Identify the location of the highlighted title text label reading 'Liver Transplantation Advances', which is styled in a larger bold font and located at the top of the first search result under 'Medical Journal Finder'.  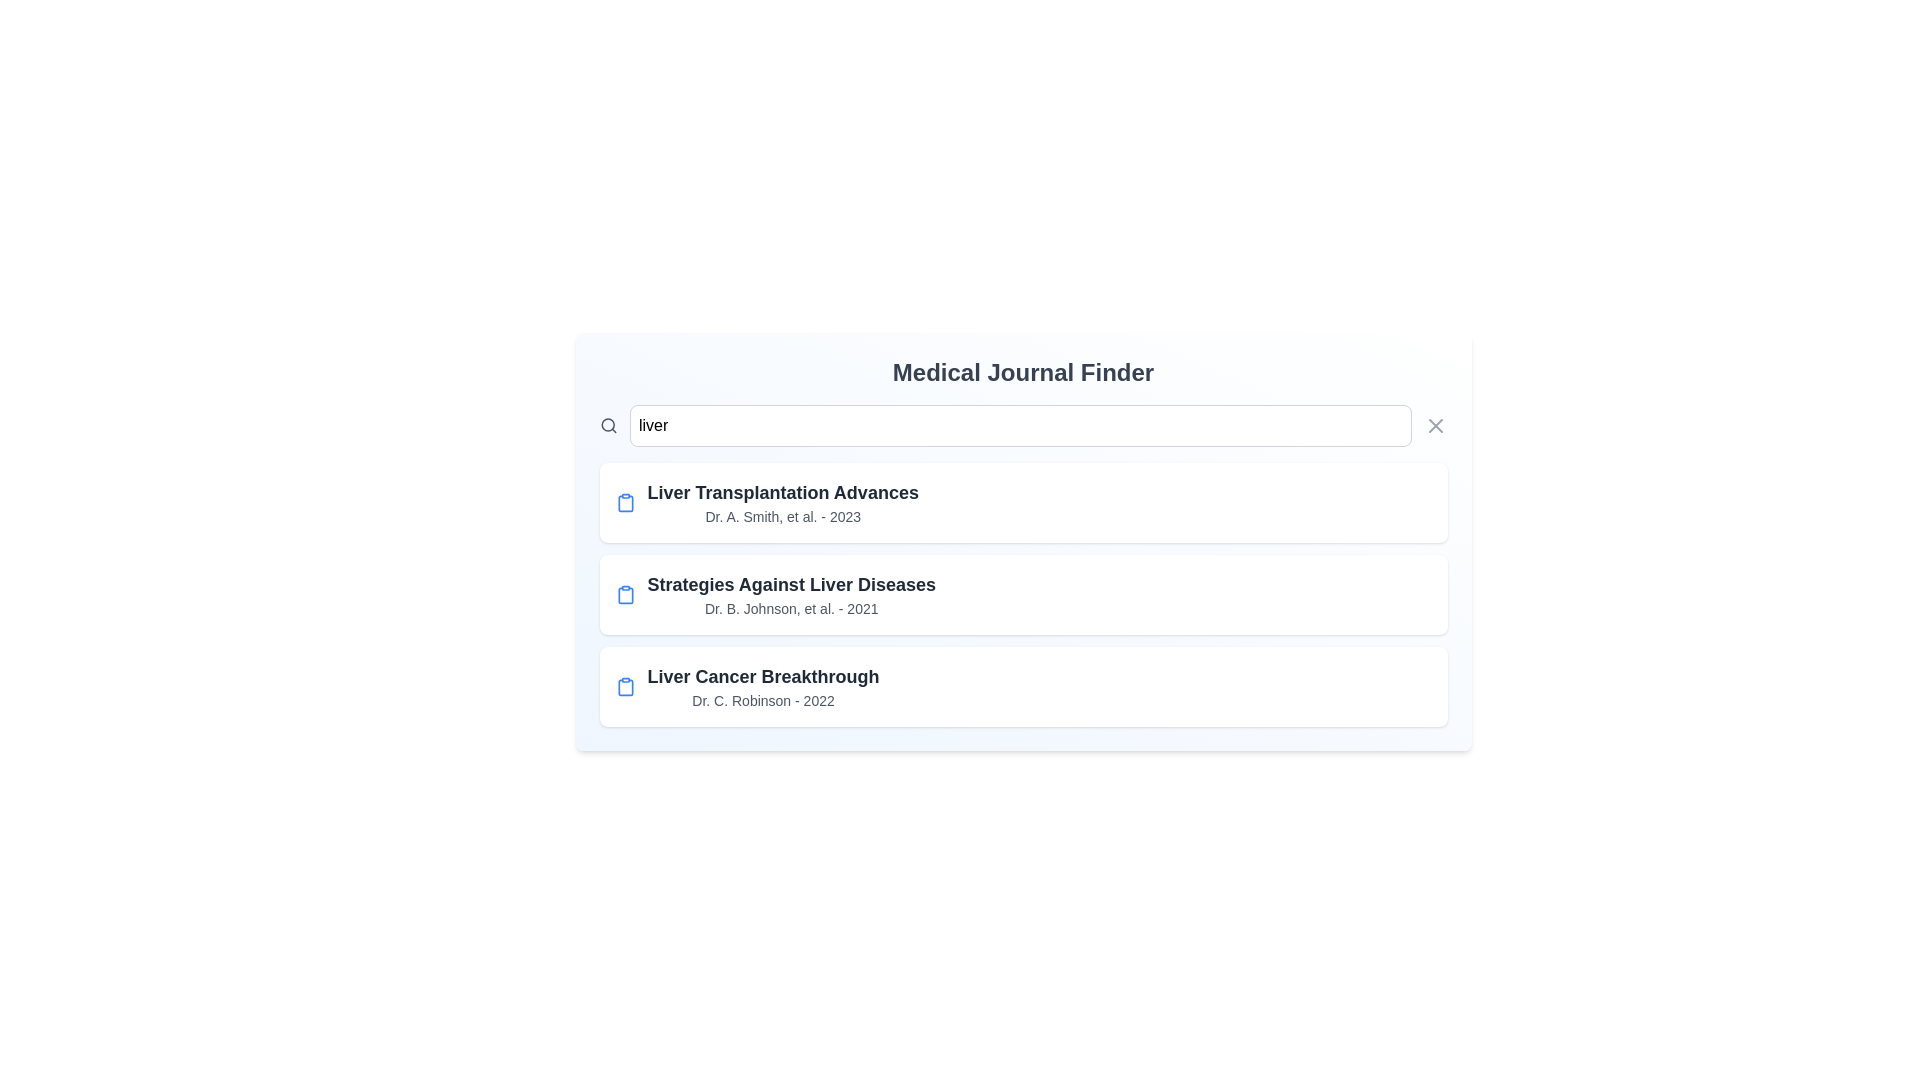
(782, 493).